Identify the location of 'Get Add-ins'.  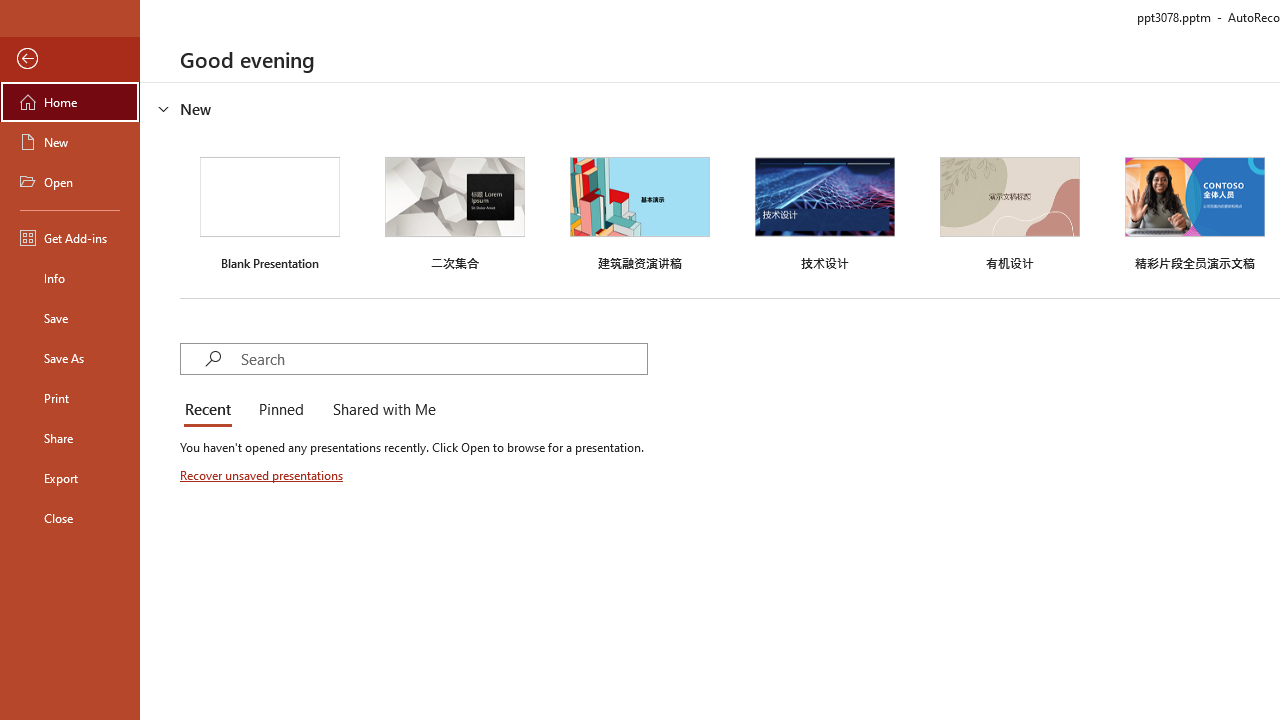
(69, 236).